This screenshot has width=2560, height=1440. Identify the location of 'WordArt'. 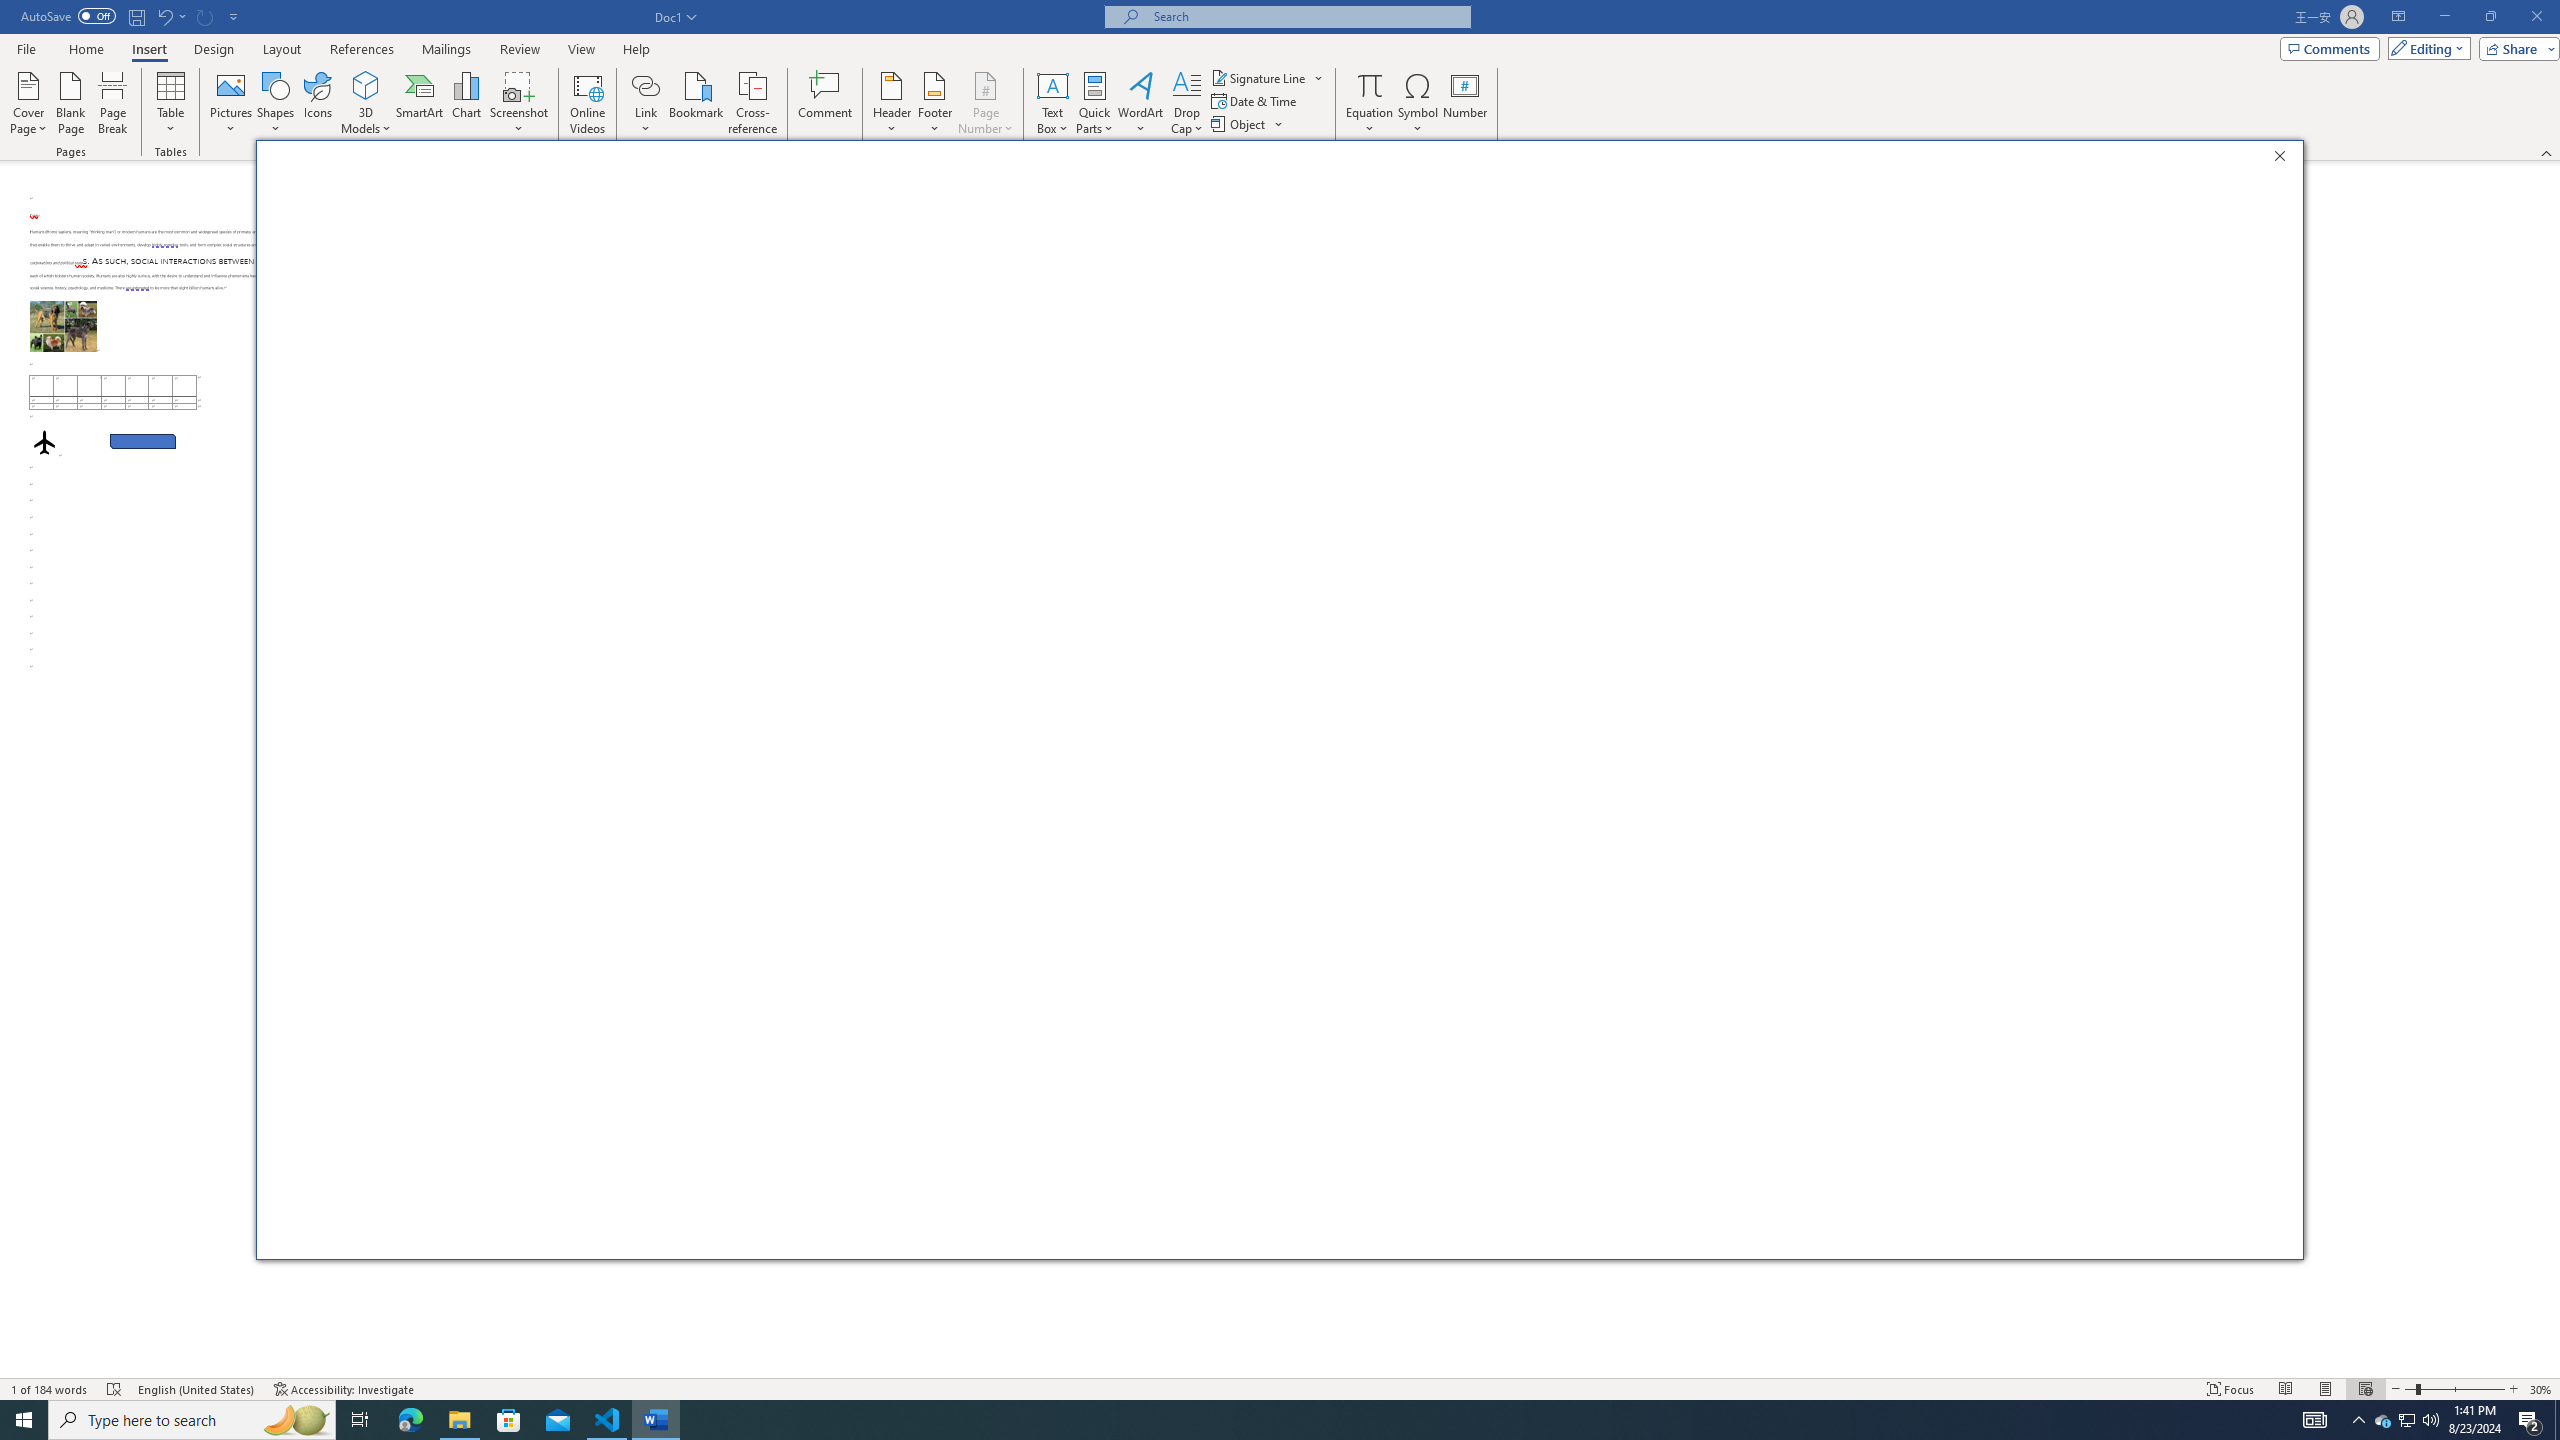
(1140, 103).